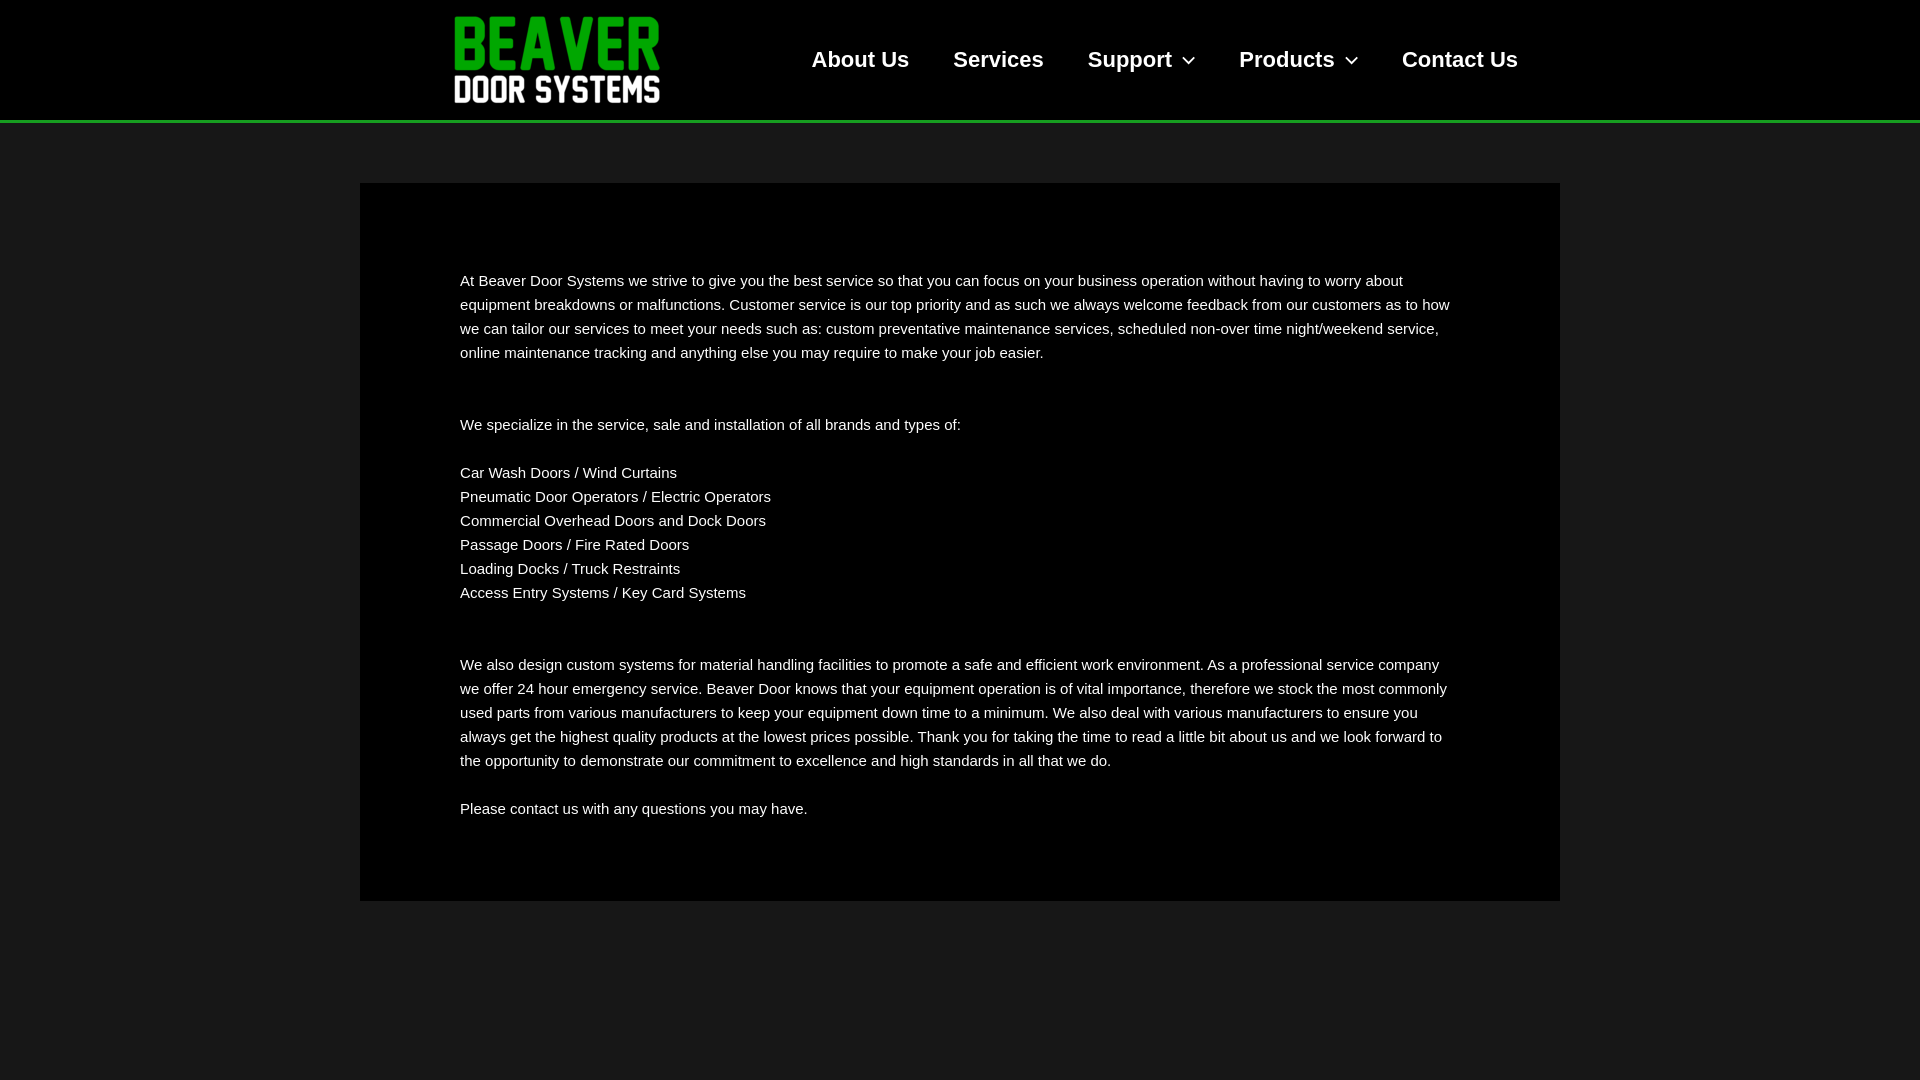 This screenshot has width=1920, height=1080. Describe the element at coordinates (998, 59) in the screenshot. I see `'Services'` at that location.